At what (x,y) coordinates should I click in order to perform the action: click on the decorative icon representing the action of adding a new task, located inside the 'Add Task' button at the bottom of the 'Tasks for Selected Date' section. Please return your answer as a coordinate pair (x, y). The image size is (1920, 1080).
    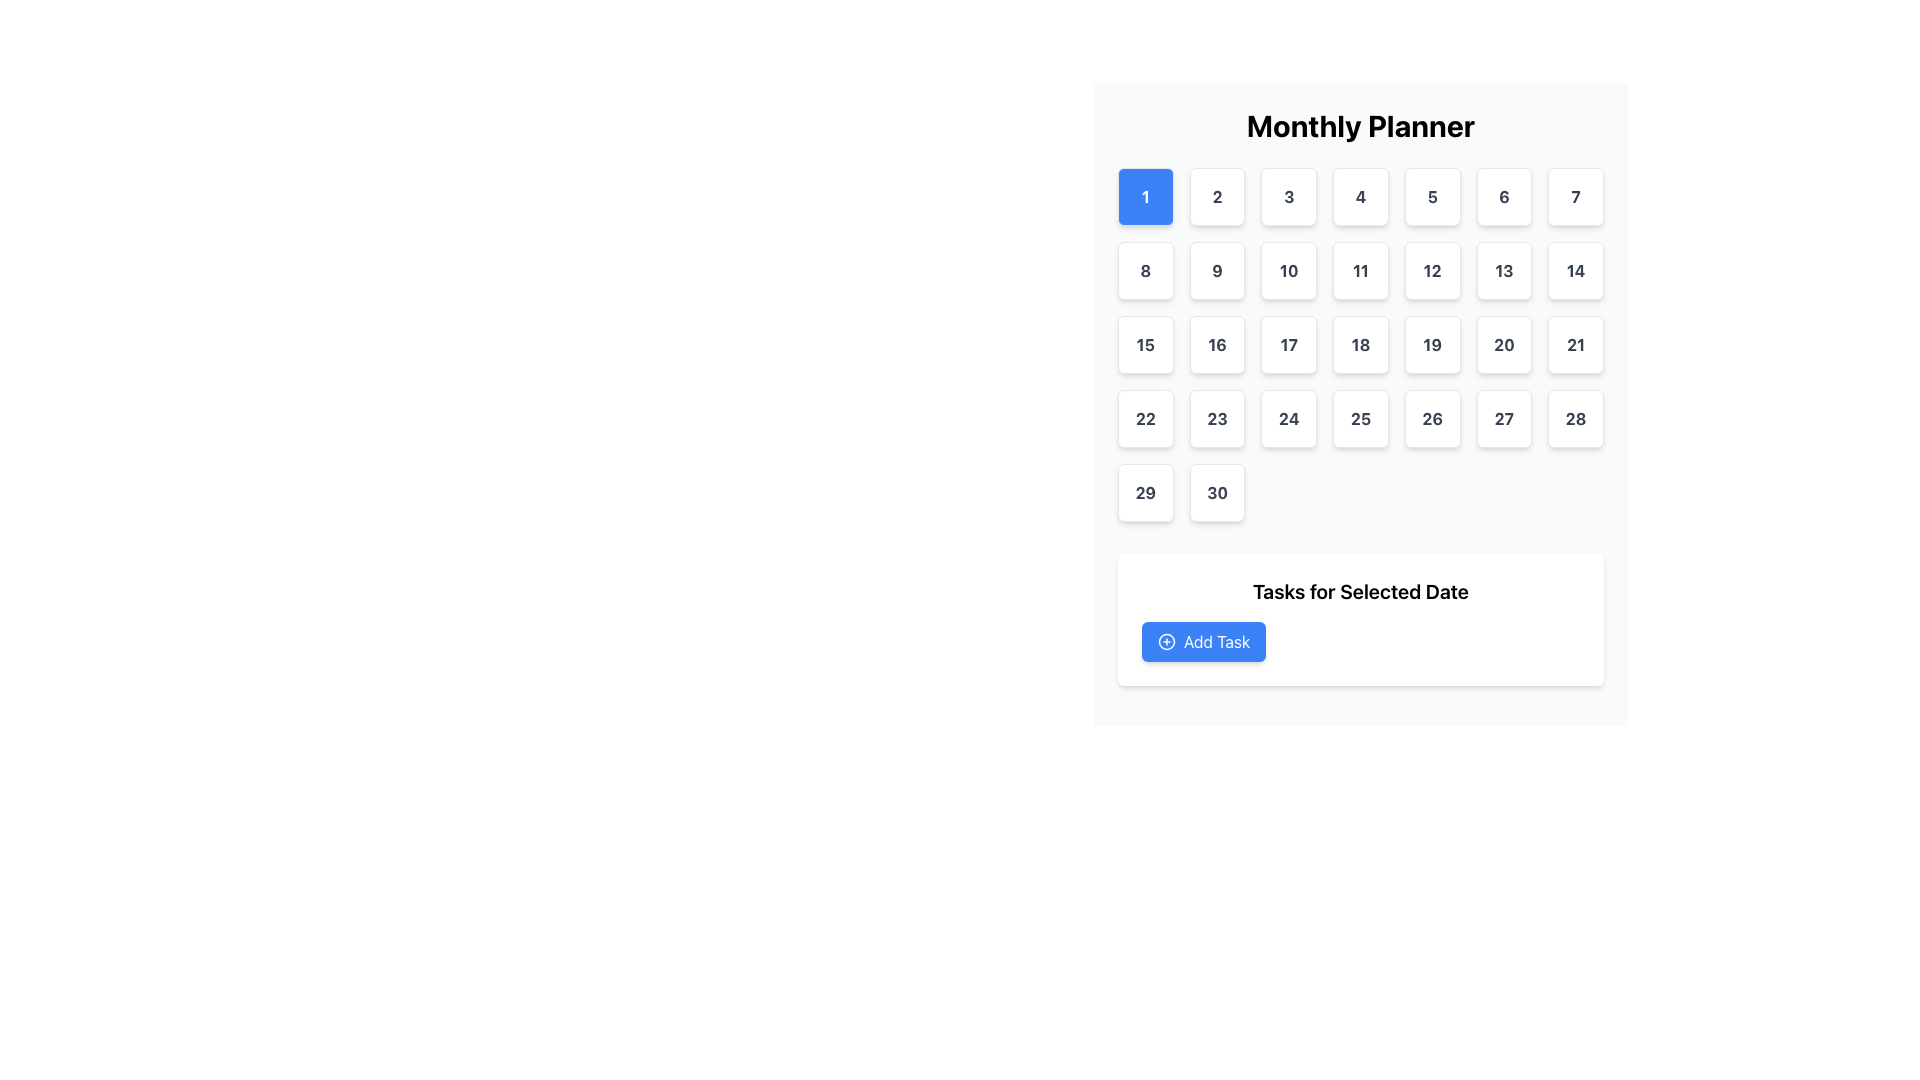
    Looking at the image, I should click on (1166, 641).